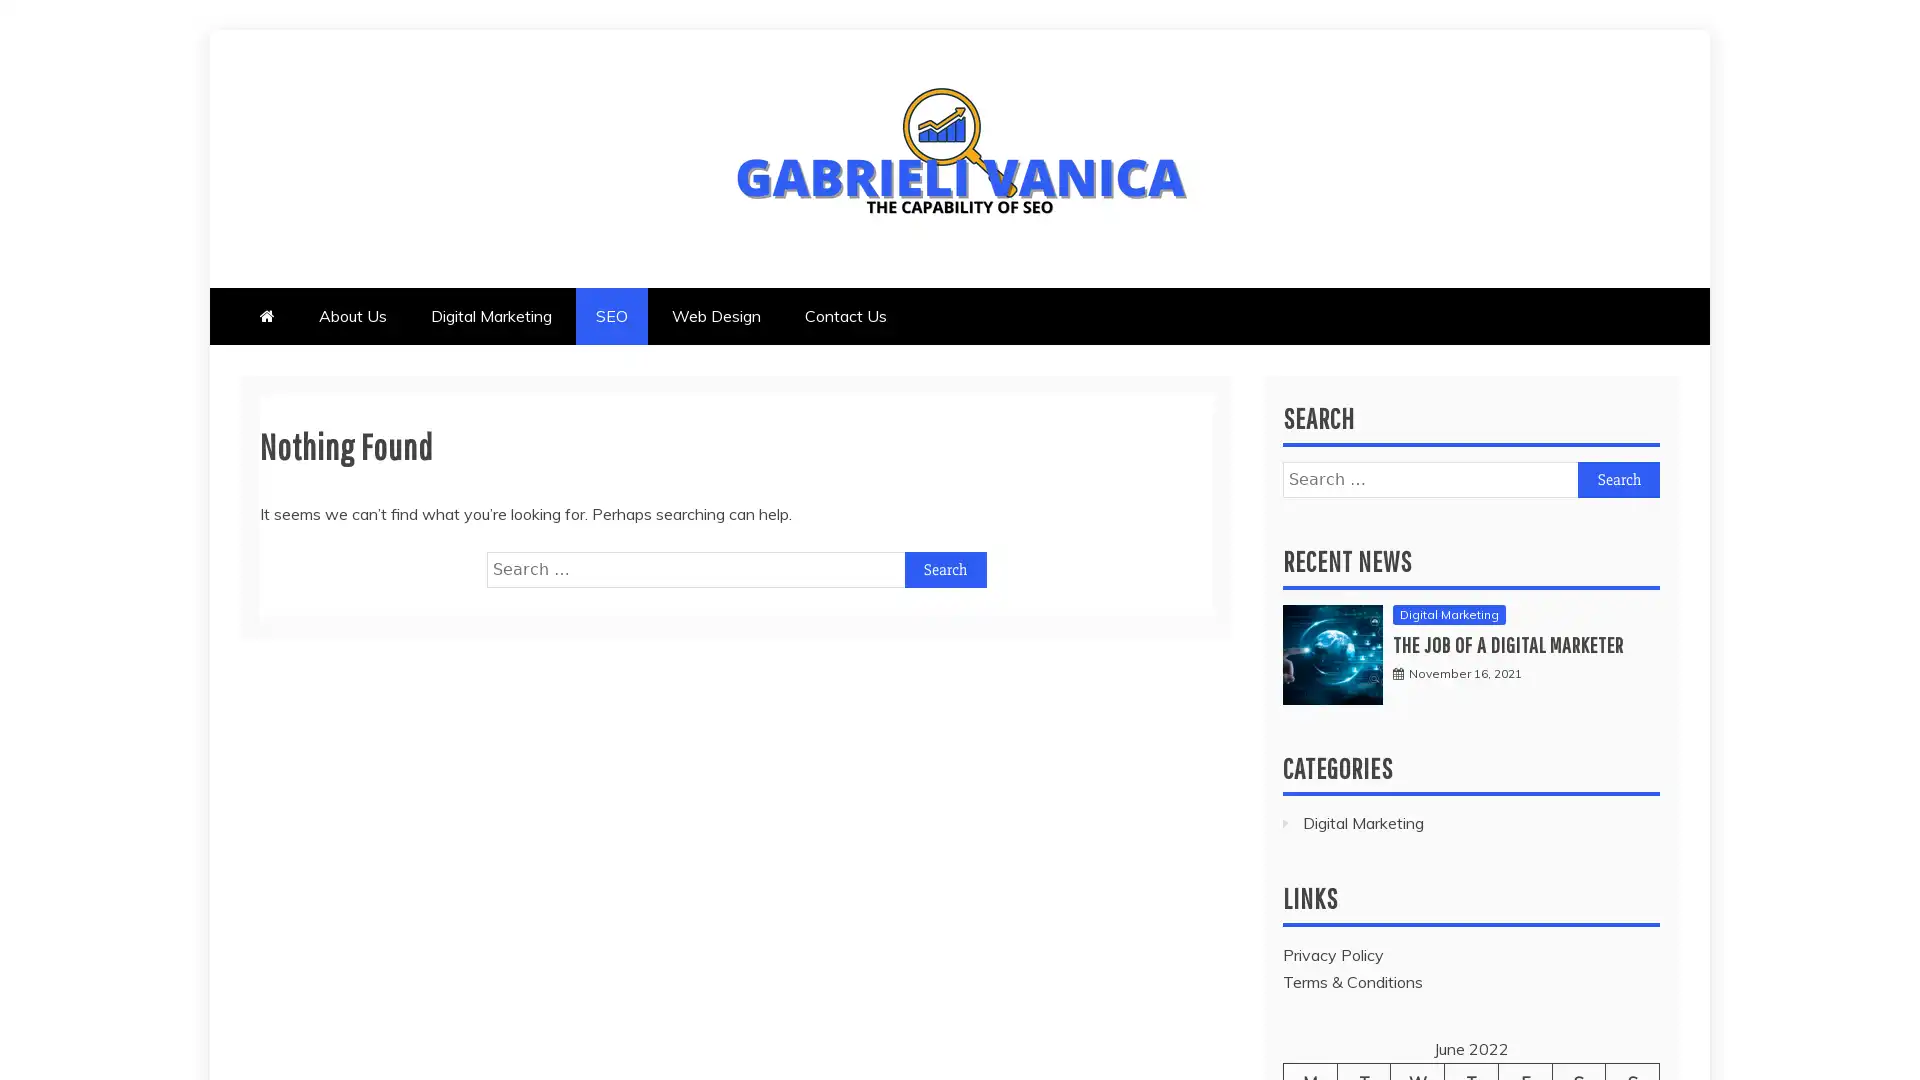 This screenshot has height=1080, width=1920. Describe the element at coordinates (944, 569) in the screenshot. I see `Search` at that location.